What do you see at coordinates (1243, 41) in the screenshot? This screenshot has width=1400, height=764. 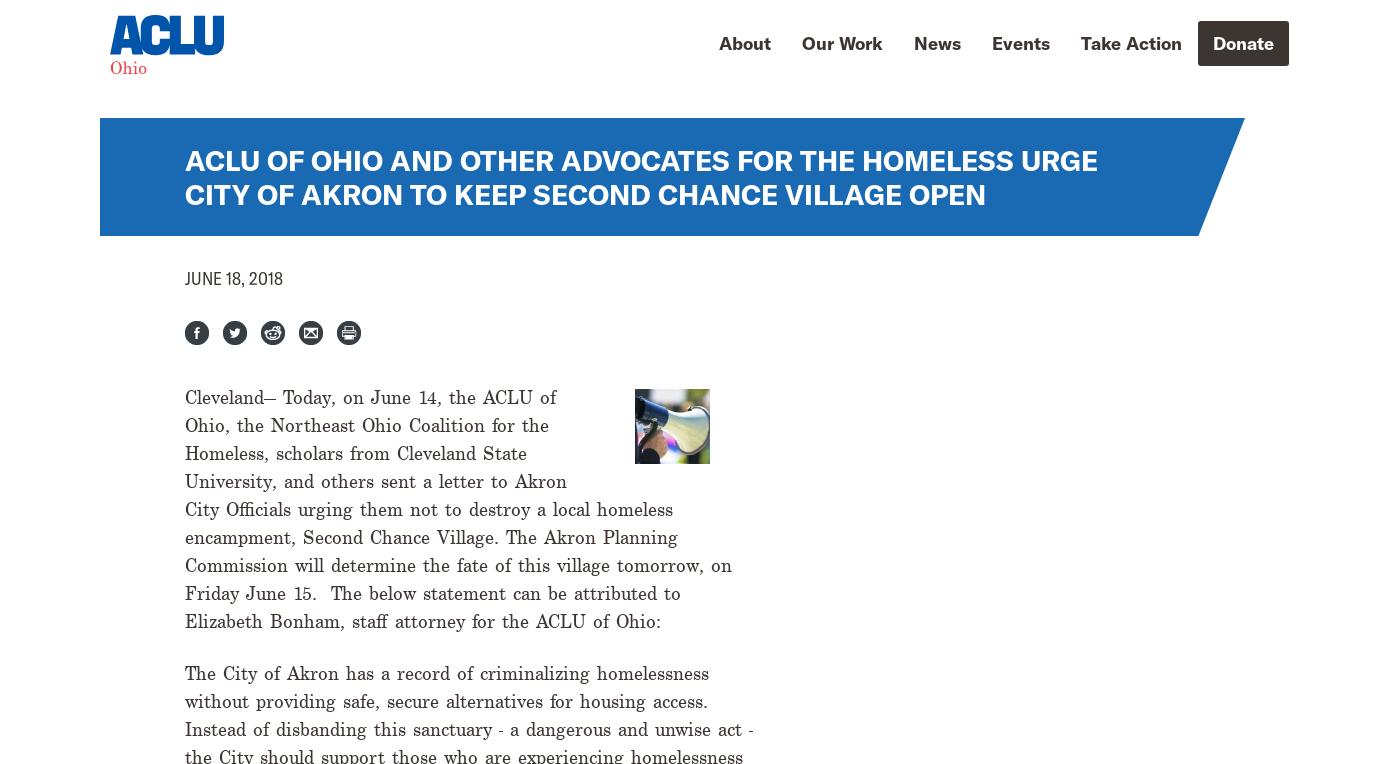 I see `'Donate'` at bounding box center [1243, 41].